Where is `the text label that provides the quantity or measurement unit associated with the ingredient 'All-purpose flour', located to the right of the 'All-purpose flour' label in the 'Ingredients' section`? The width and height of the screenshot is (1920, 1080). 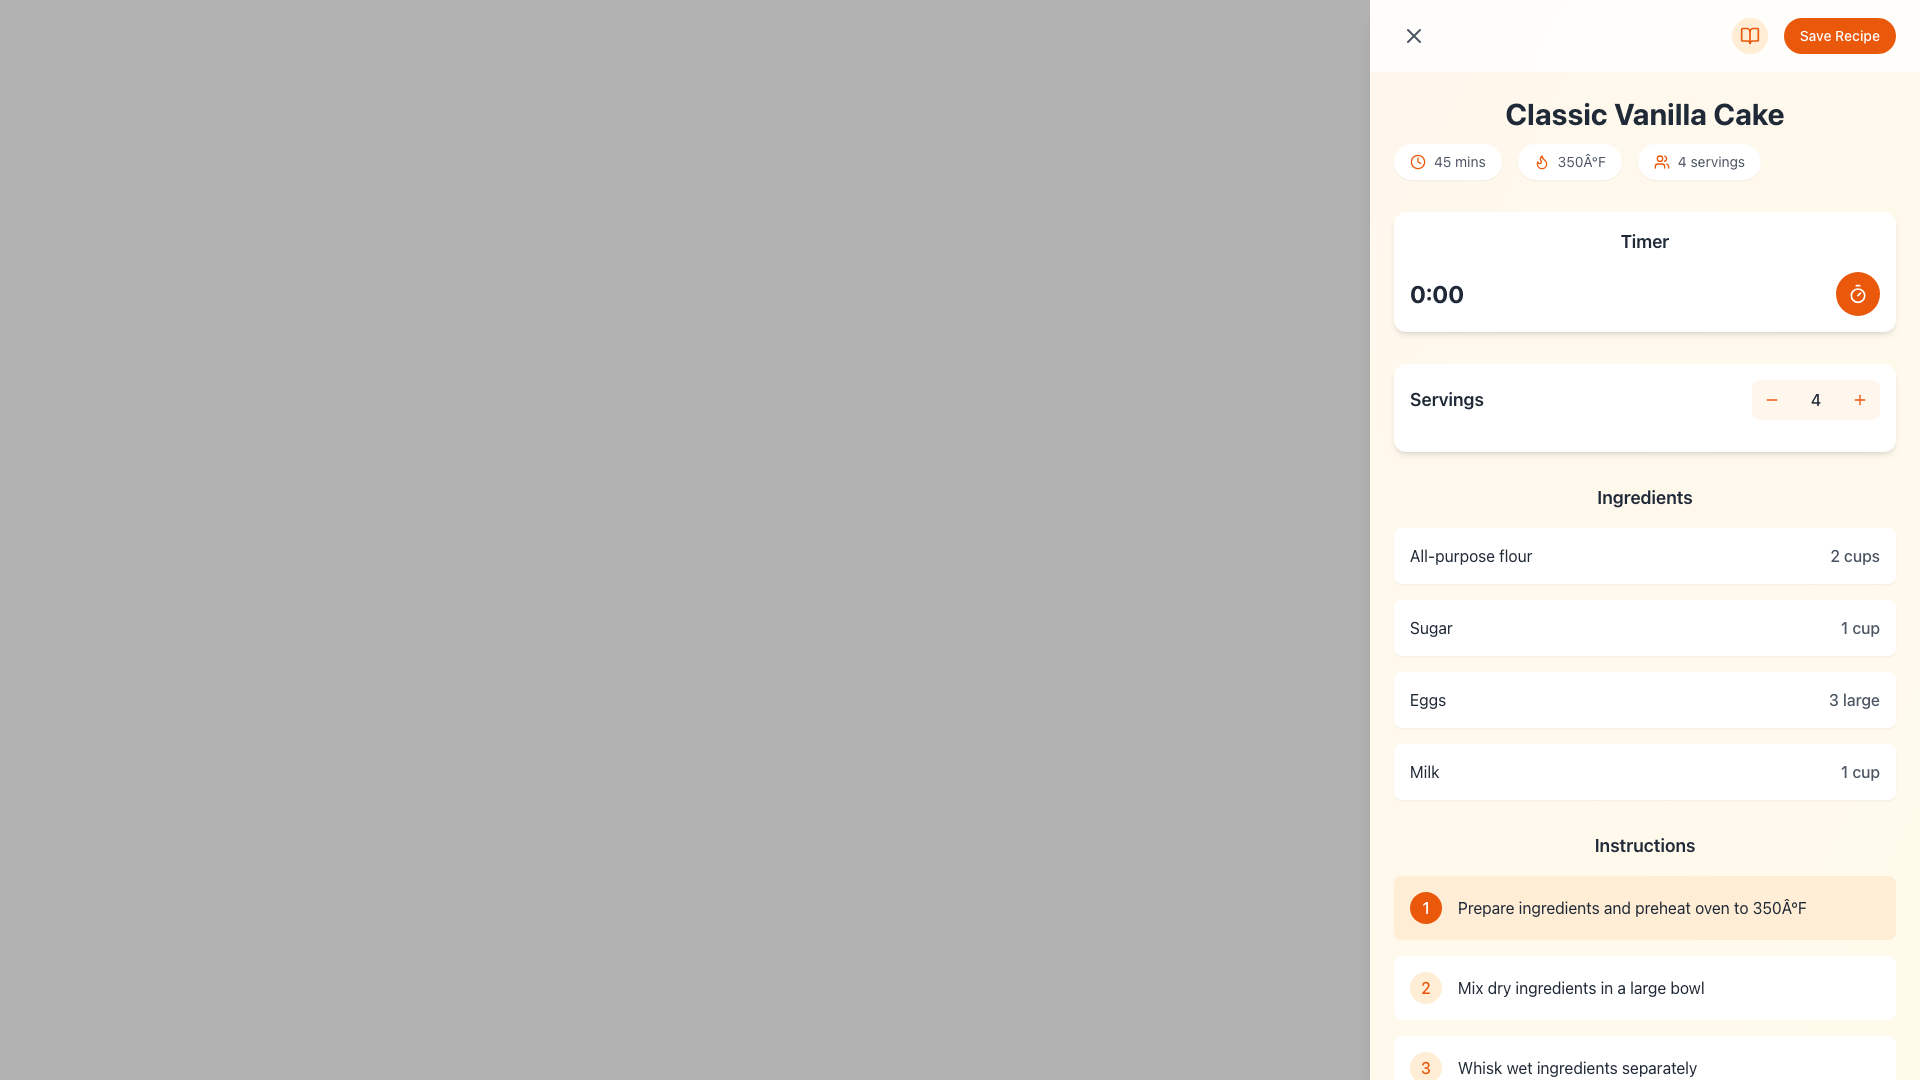
the text label that provides the quantity or measurement unit associated with the ingredient 'All-purpose flour', located to the right of the 'All-purpose flour' label in the 'Ingredients' section is located at coordinates (1854, 555).